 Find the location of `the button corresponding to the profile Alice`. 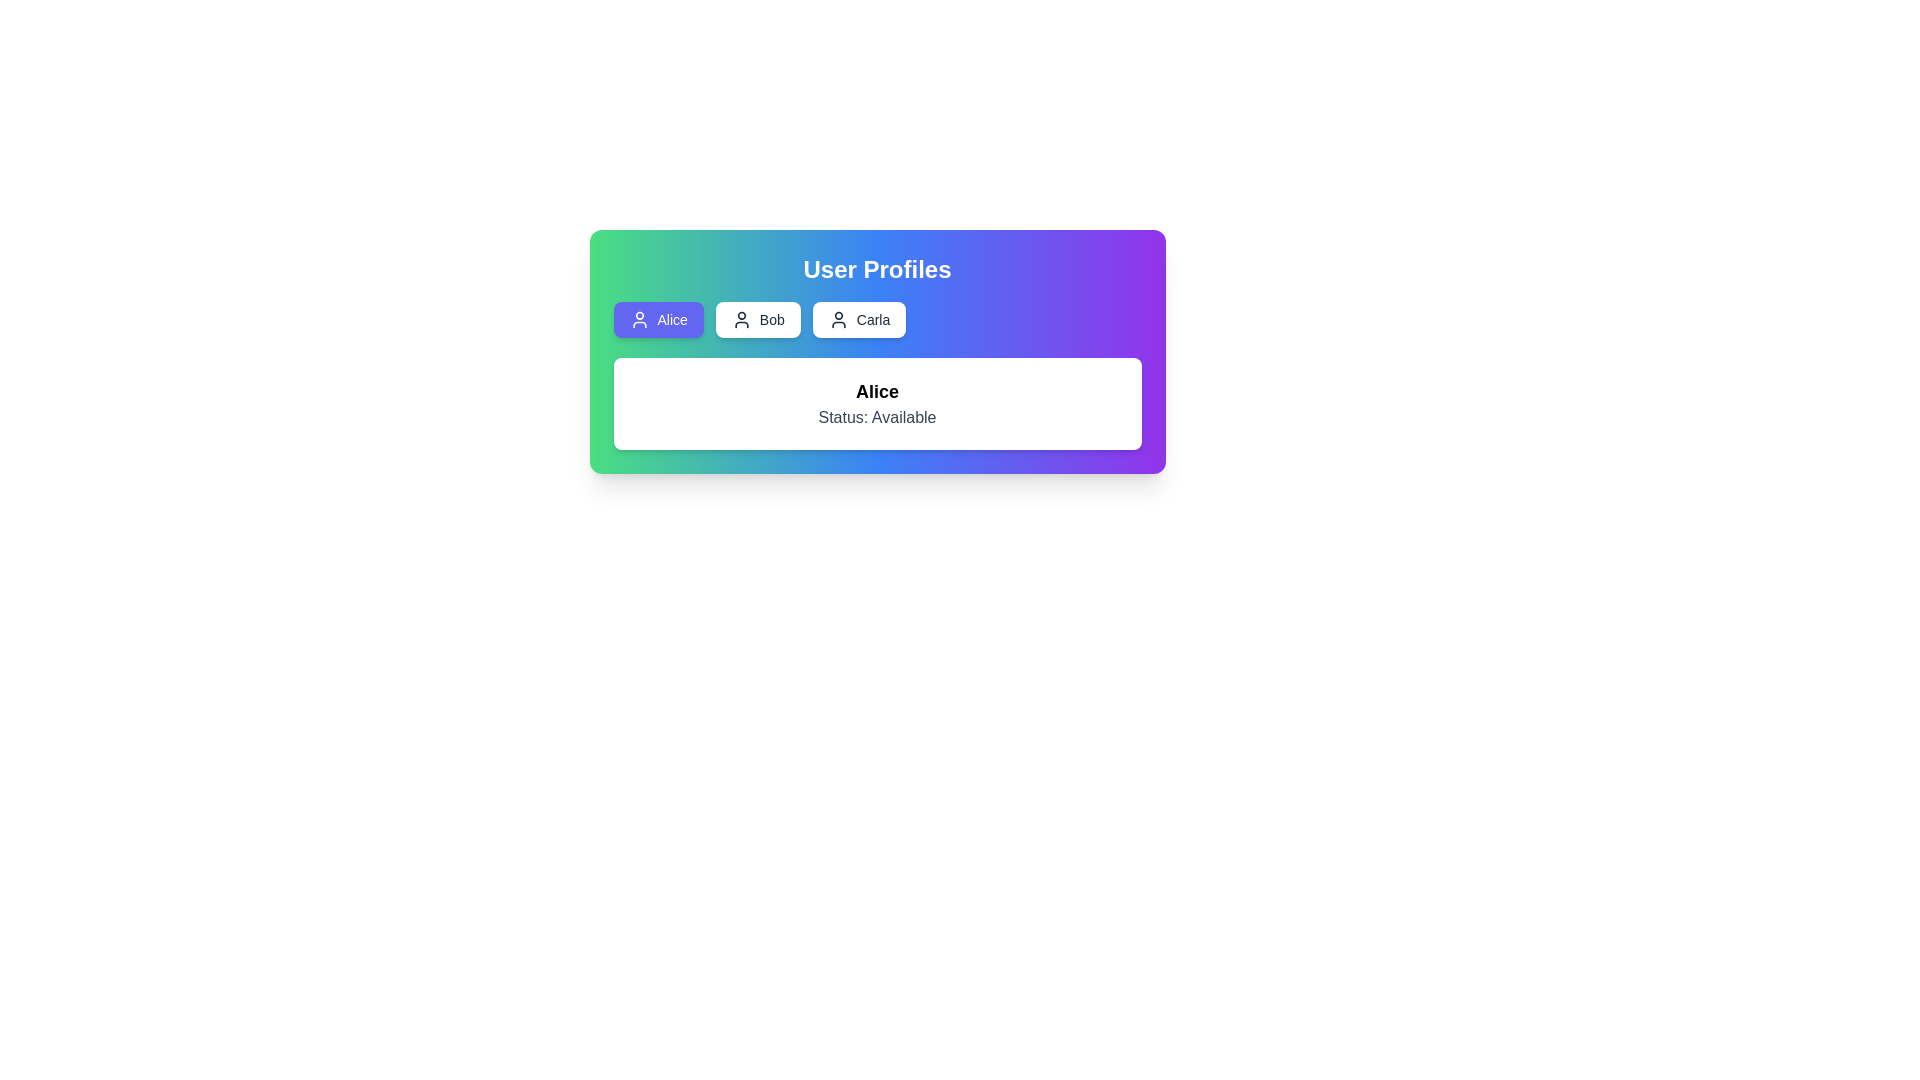

the button corresponding to the profile Alice is located at coordinates (658, 319).